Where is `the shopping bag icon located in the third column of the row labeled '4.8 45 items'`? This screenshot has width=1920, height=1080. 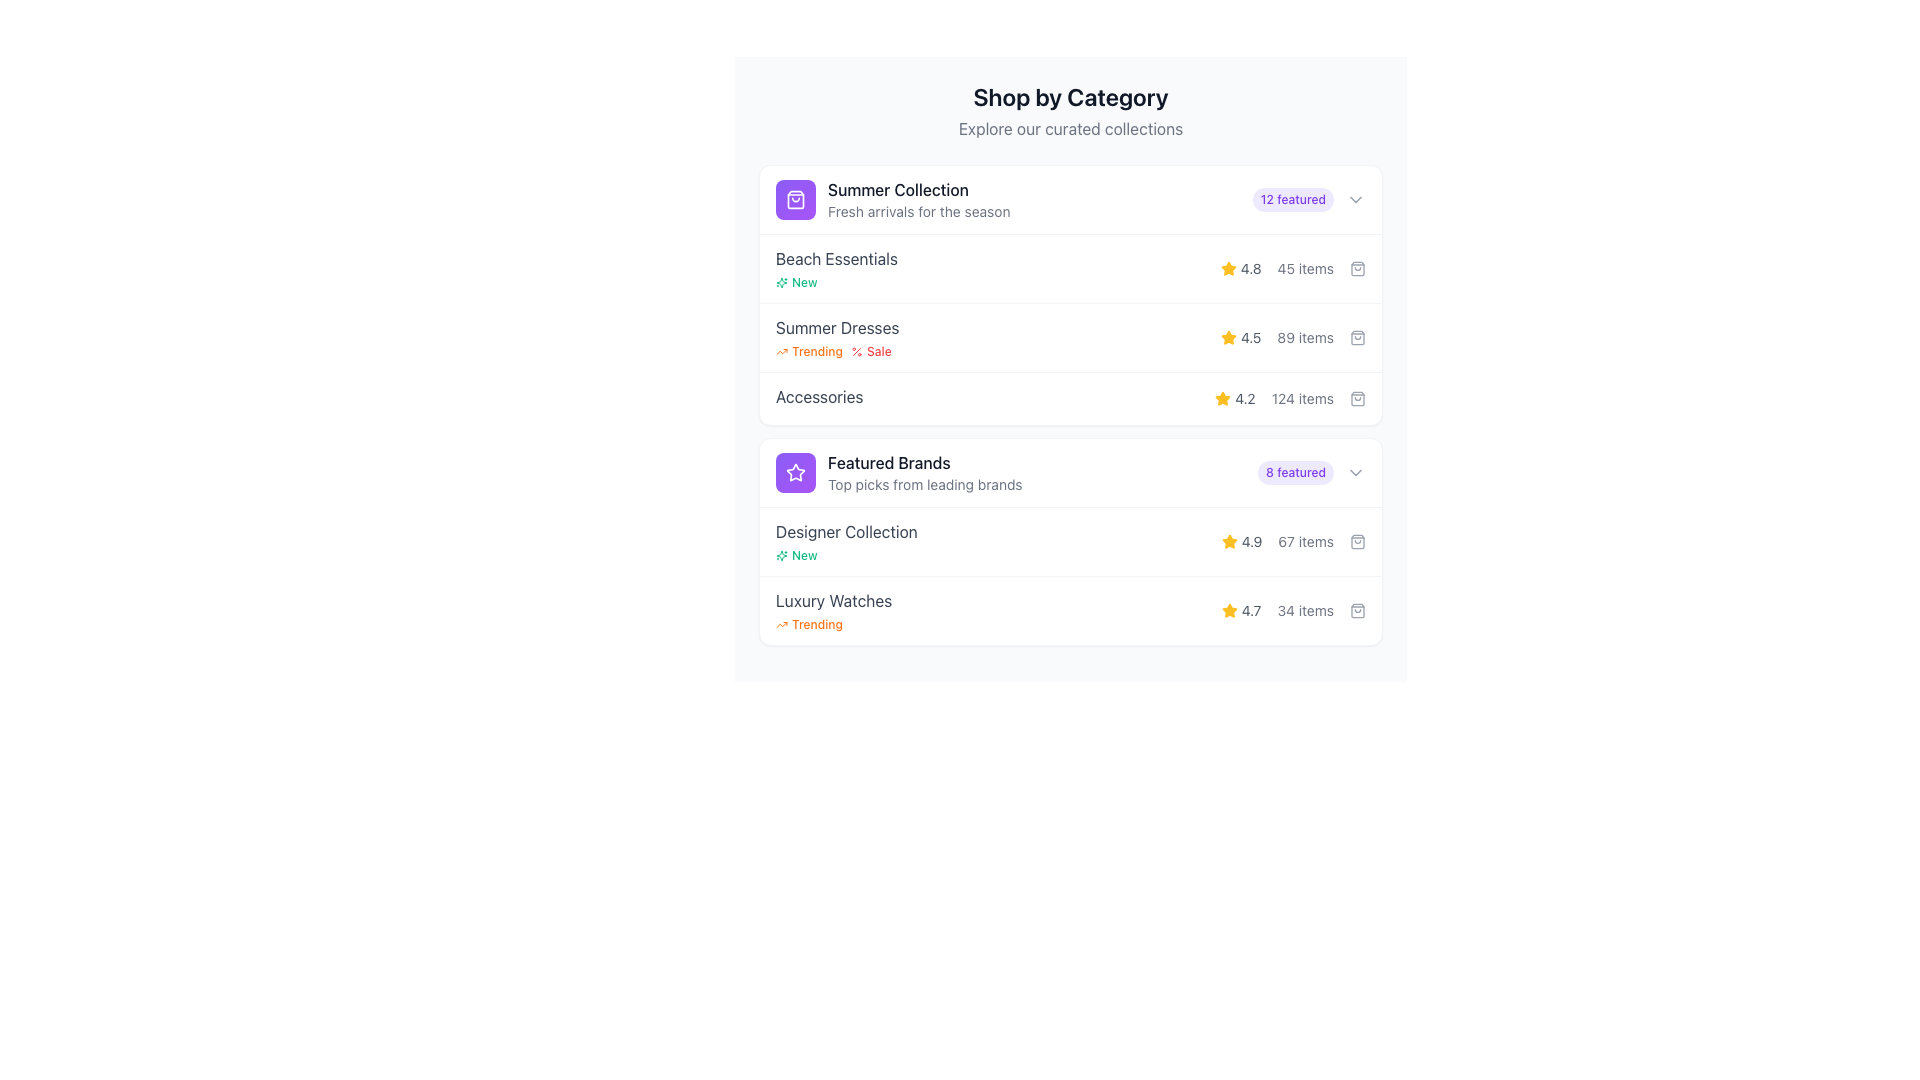
the shopping bag icon located in the third column of the row labeled '4.8 45 items' is located at coordinates (1358, 268).